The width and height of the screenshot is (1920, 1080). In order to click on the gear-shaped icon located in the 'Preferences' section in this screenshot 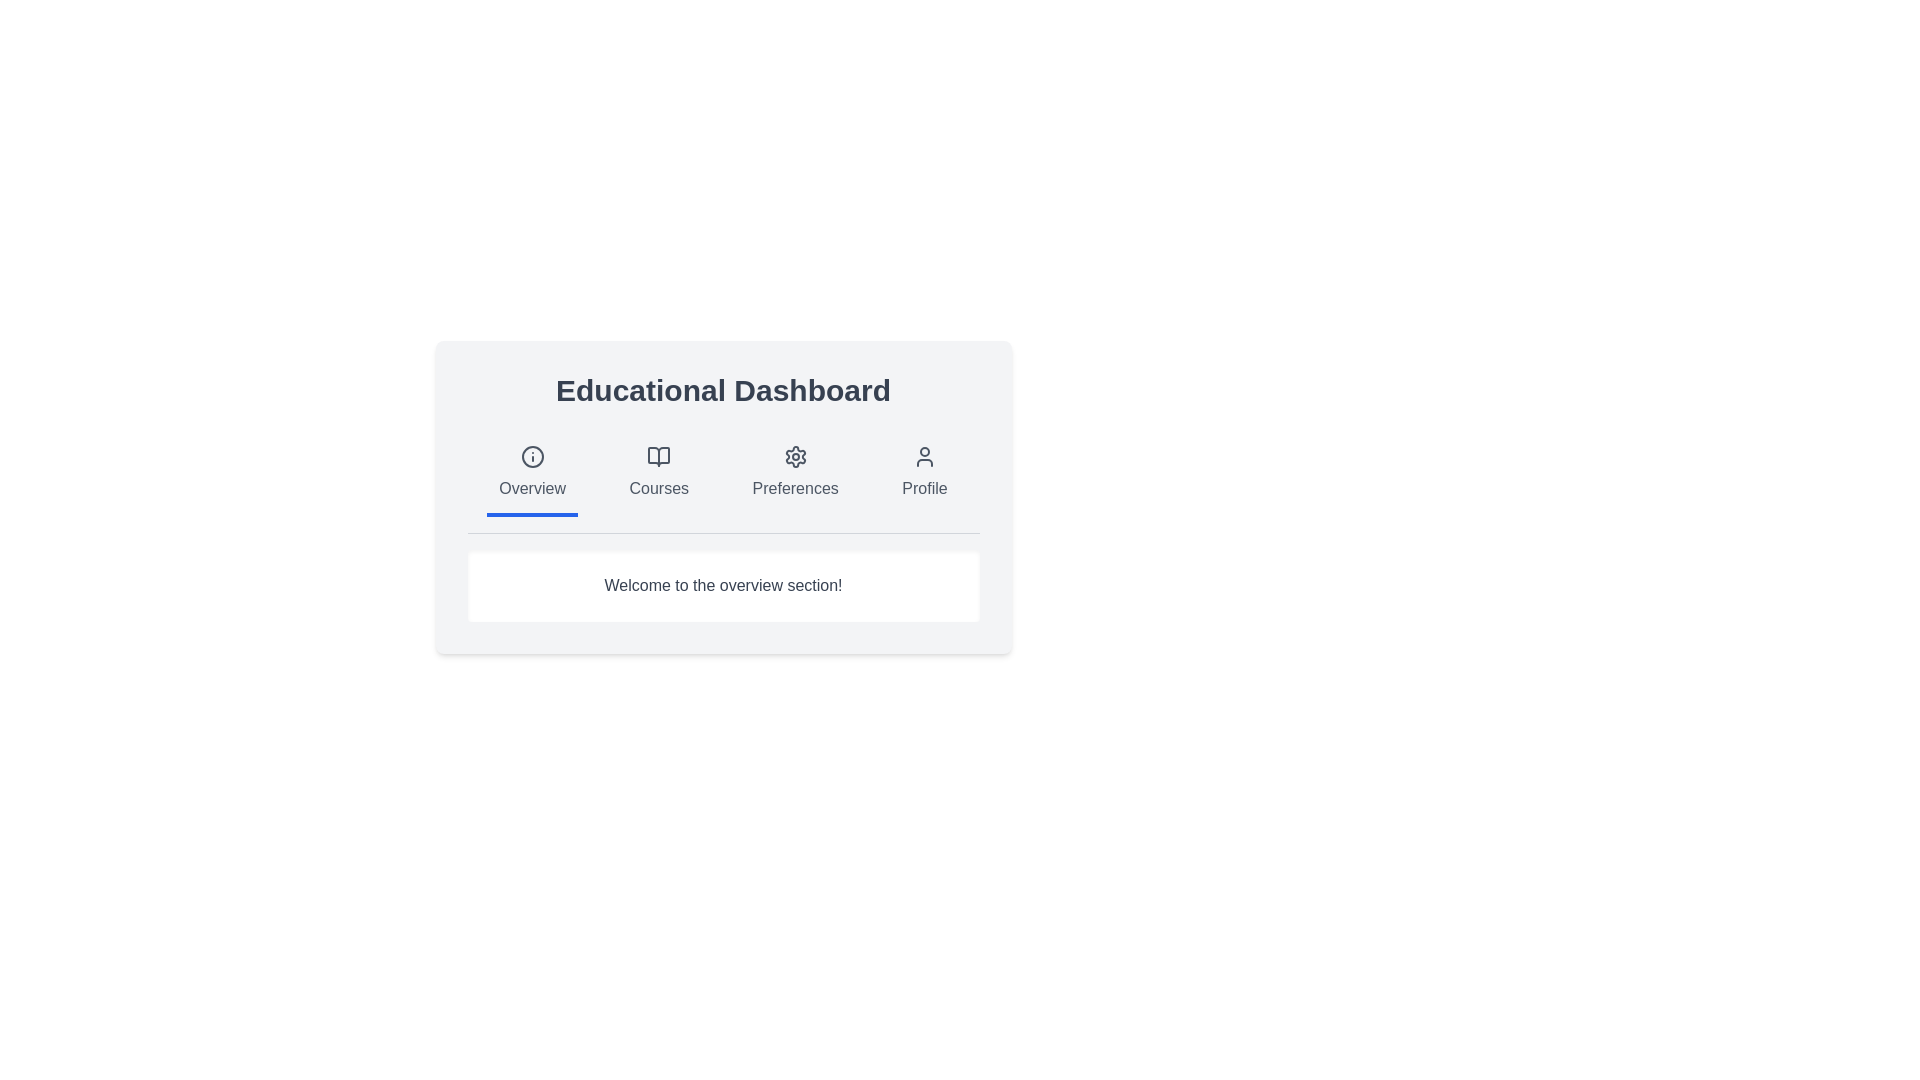, I will do `click(794, 456)`.